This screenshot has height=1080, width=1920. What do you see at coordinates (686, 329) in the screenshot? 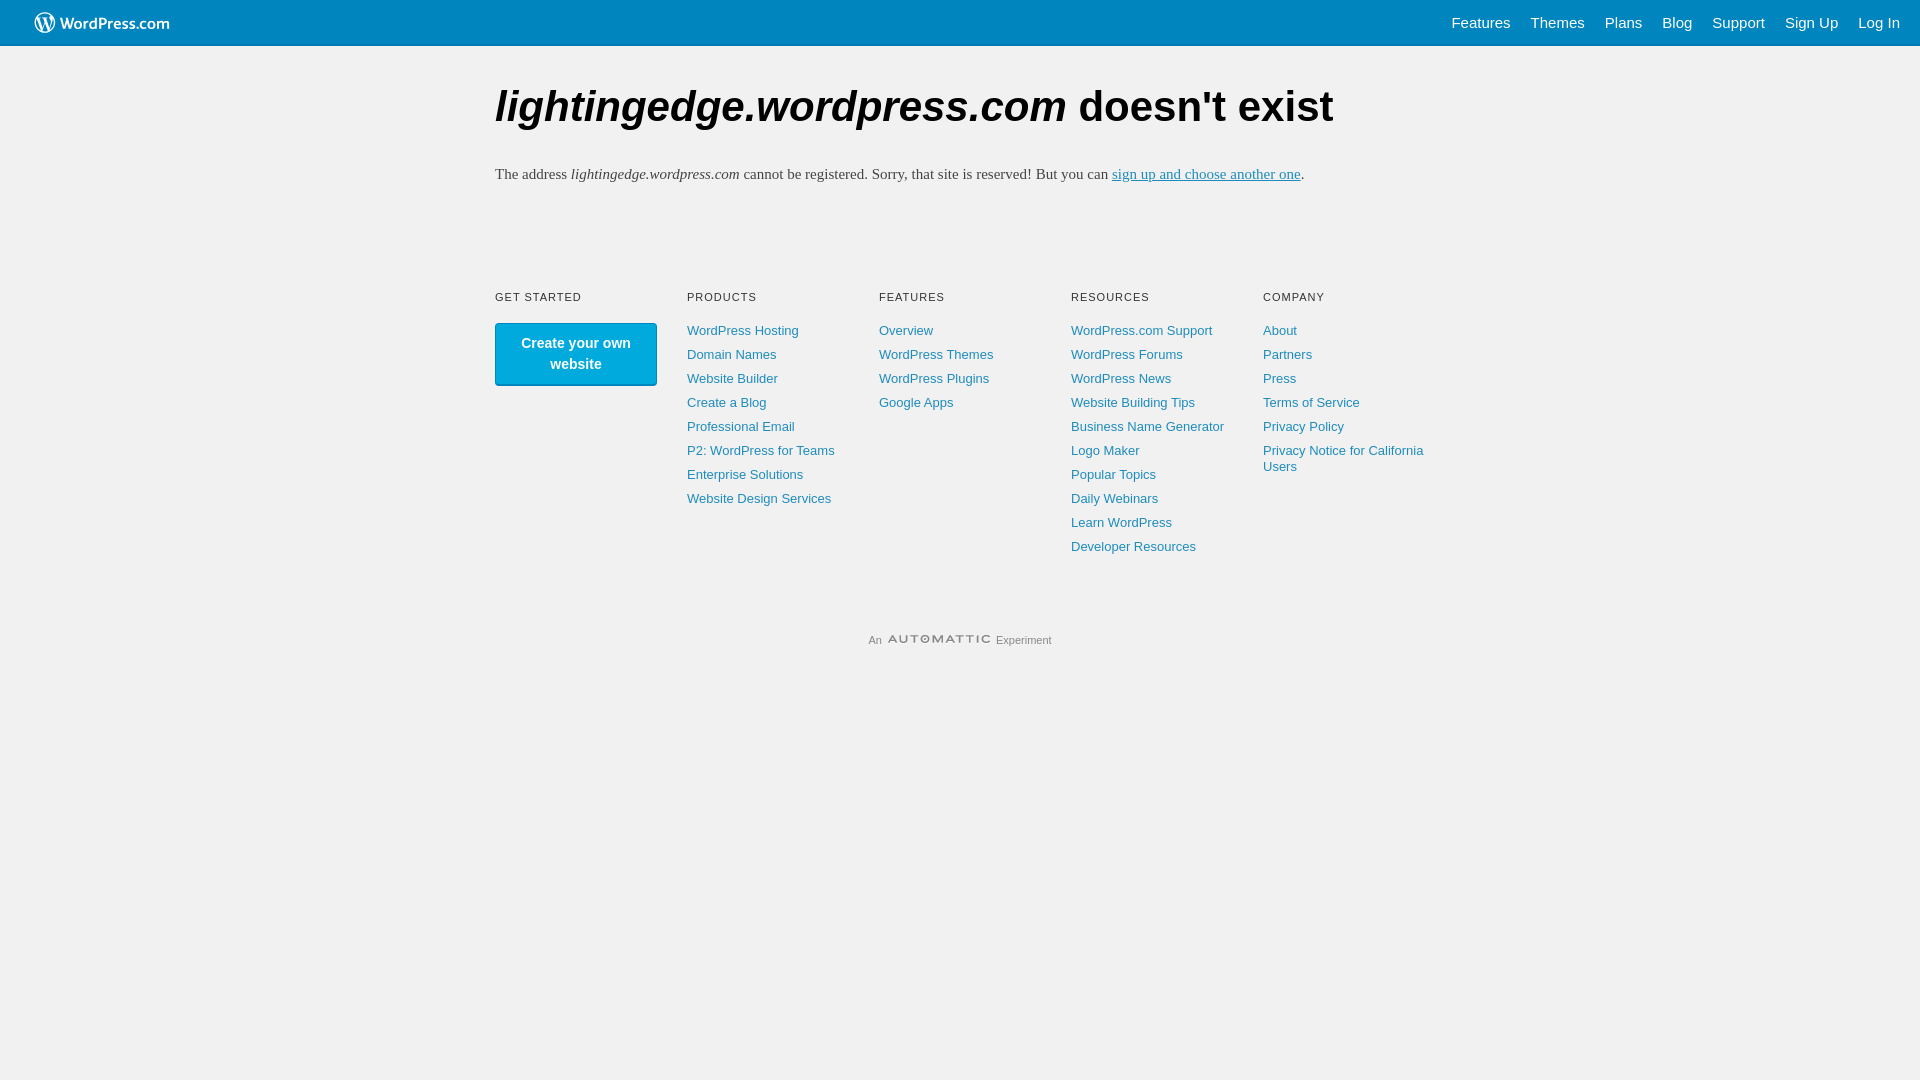
I see `'WordPress Hosting'` at bounding box center [686, 329].